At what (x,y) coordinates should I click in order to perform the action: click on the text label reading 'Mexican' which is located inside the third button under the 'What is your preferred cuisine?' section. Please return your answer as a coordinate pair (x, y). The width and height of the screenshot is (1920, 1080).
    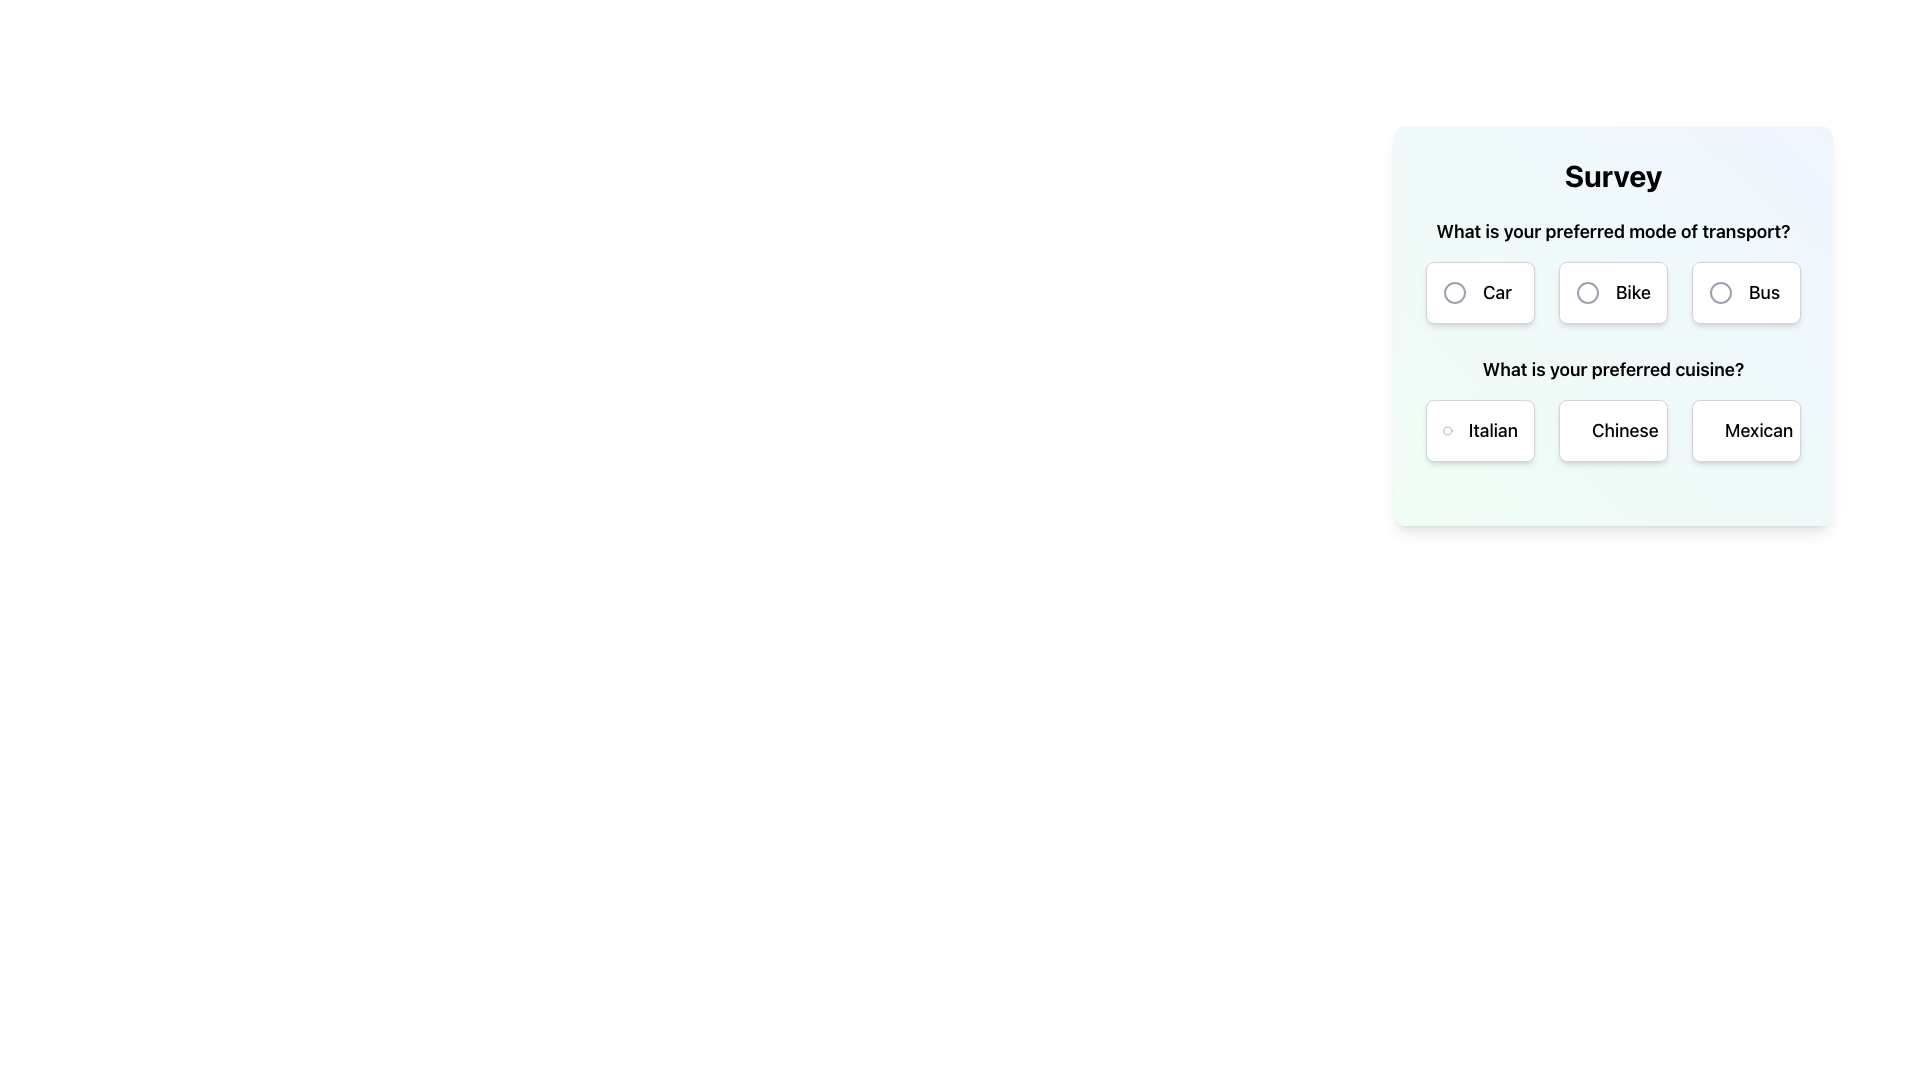
    Looking at the image, I should click on (1758, 430).